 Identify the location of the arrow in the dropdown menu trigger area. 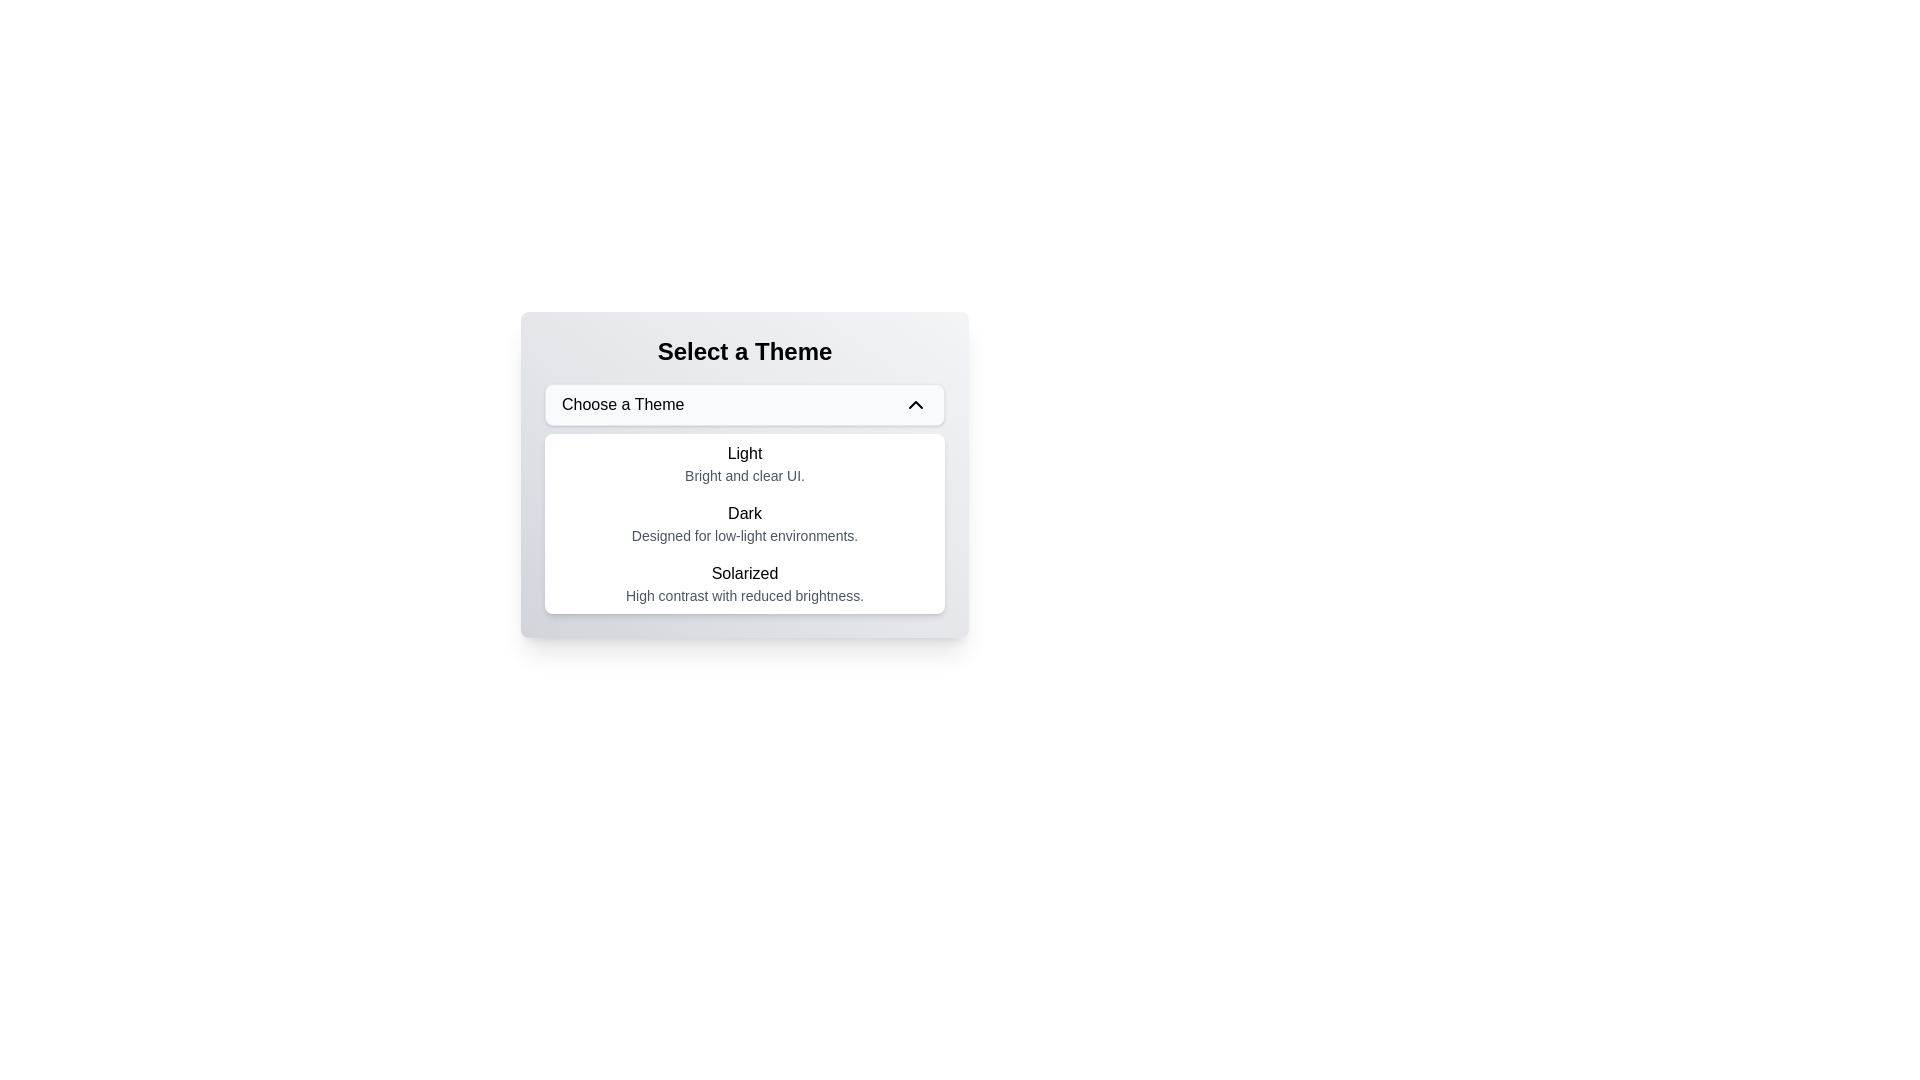
(743, 405).